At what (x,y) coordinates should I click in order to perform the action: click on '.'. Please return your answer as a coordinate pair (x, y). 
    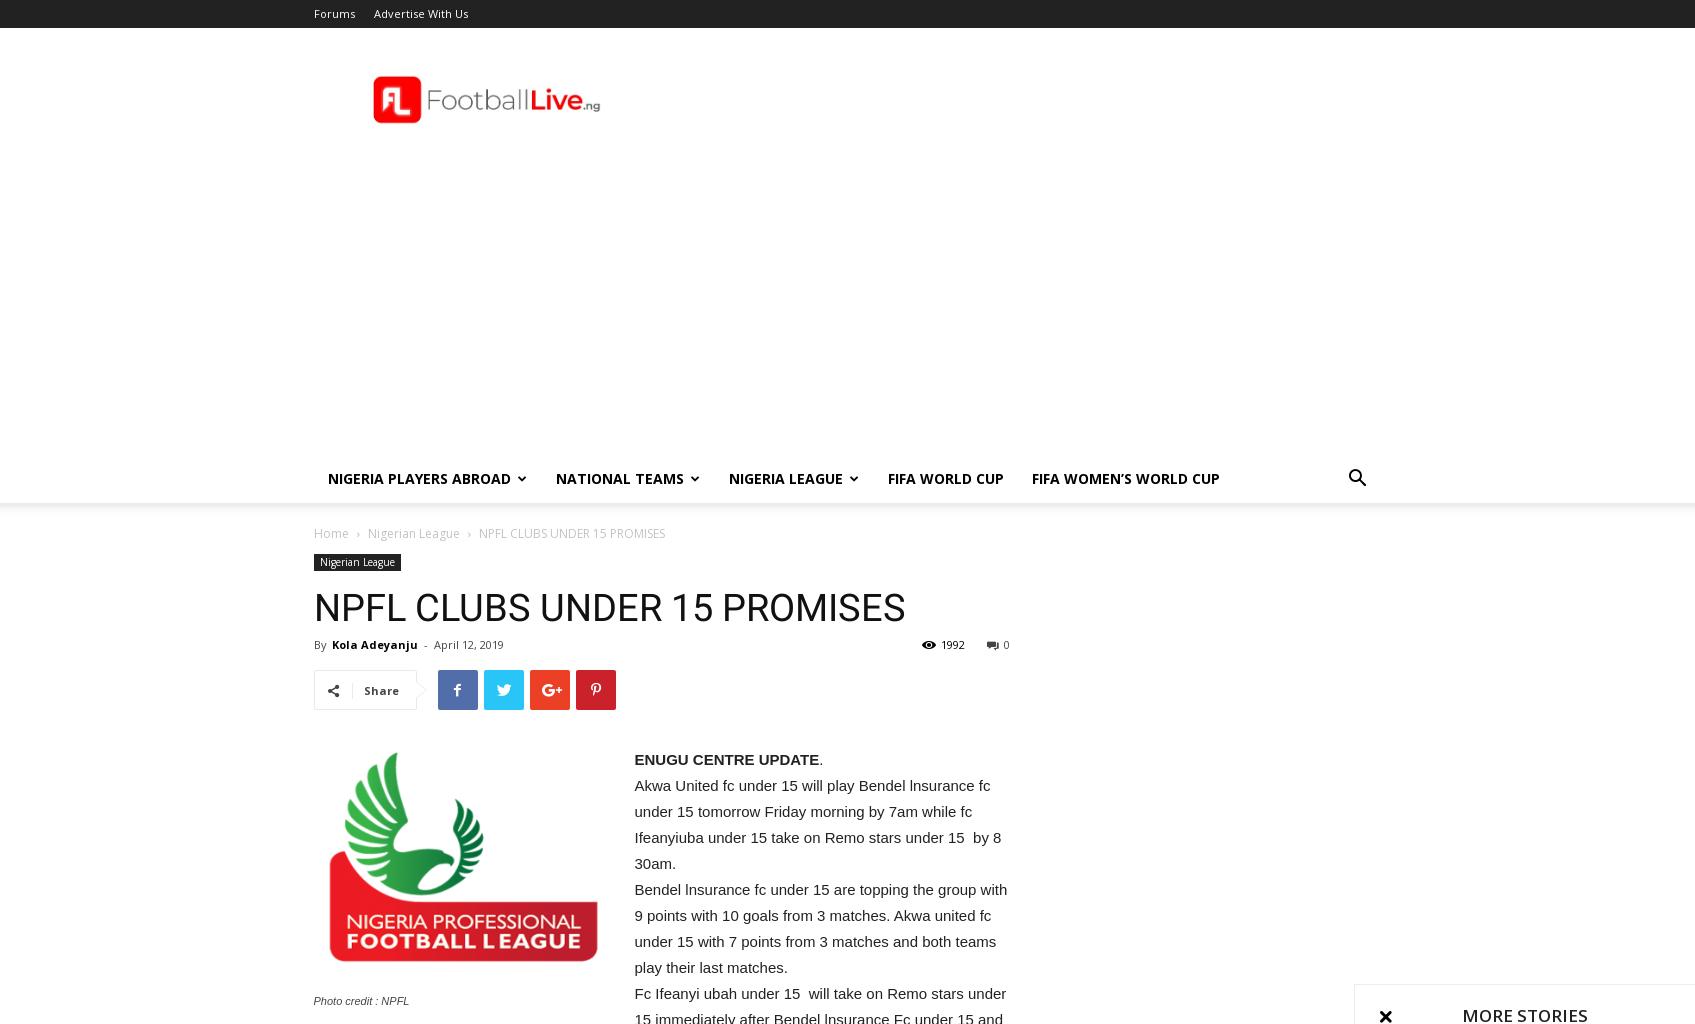
    Looking at the image, I should click on (821, 758).